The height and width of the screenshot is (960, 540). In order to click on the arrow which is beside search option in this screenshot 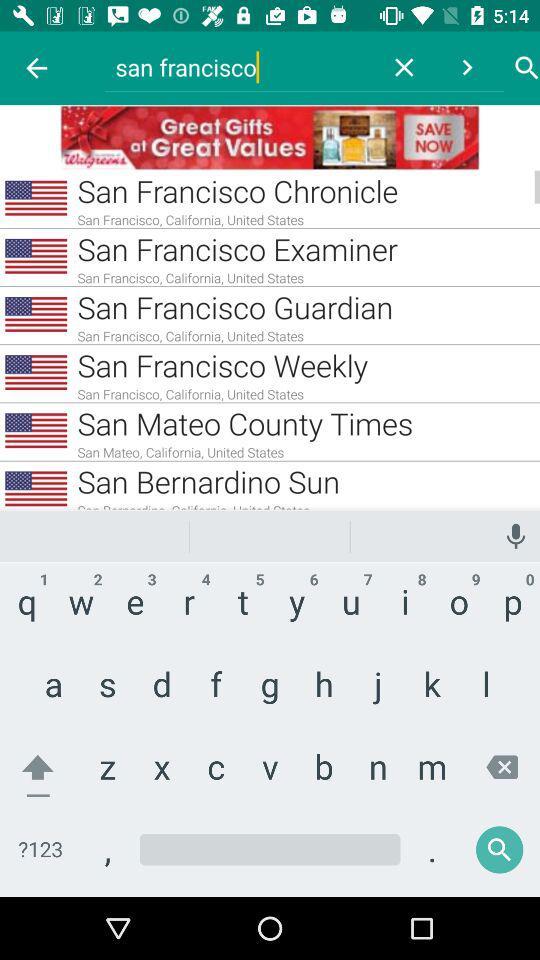, I will do `click(477, 67)`.